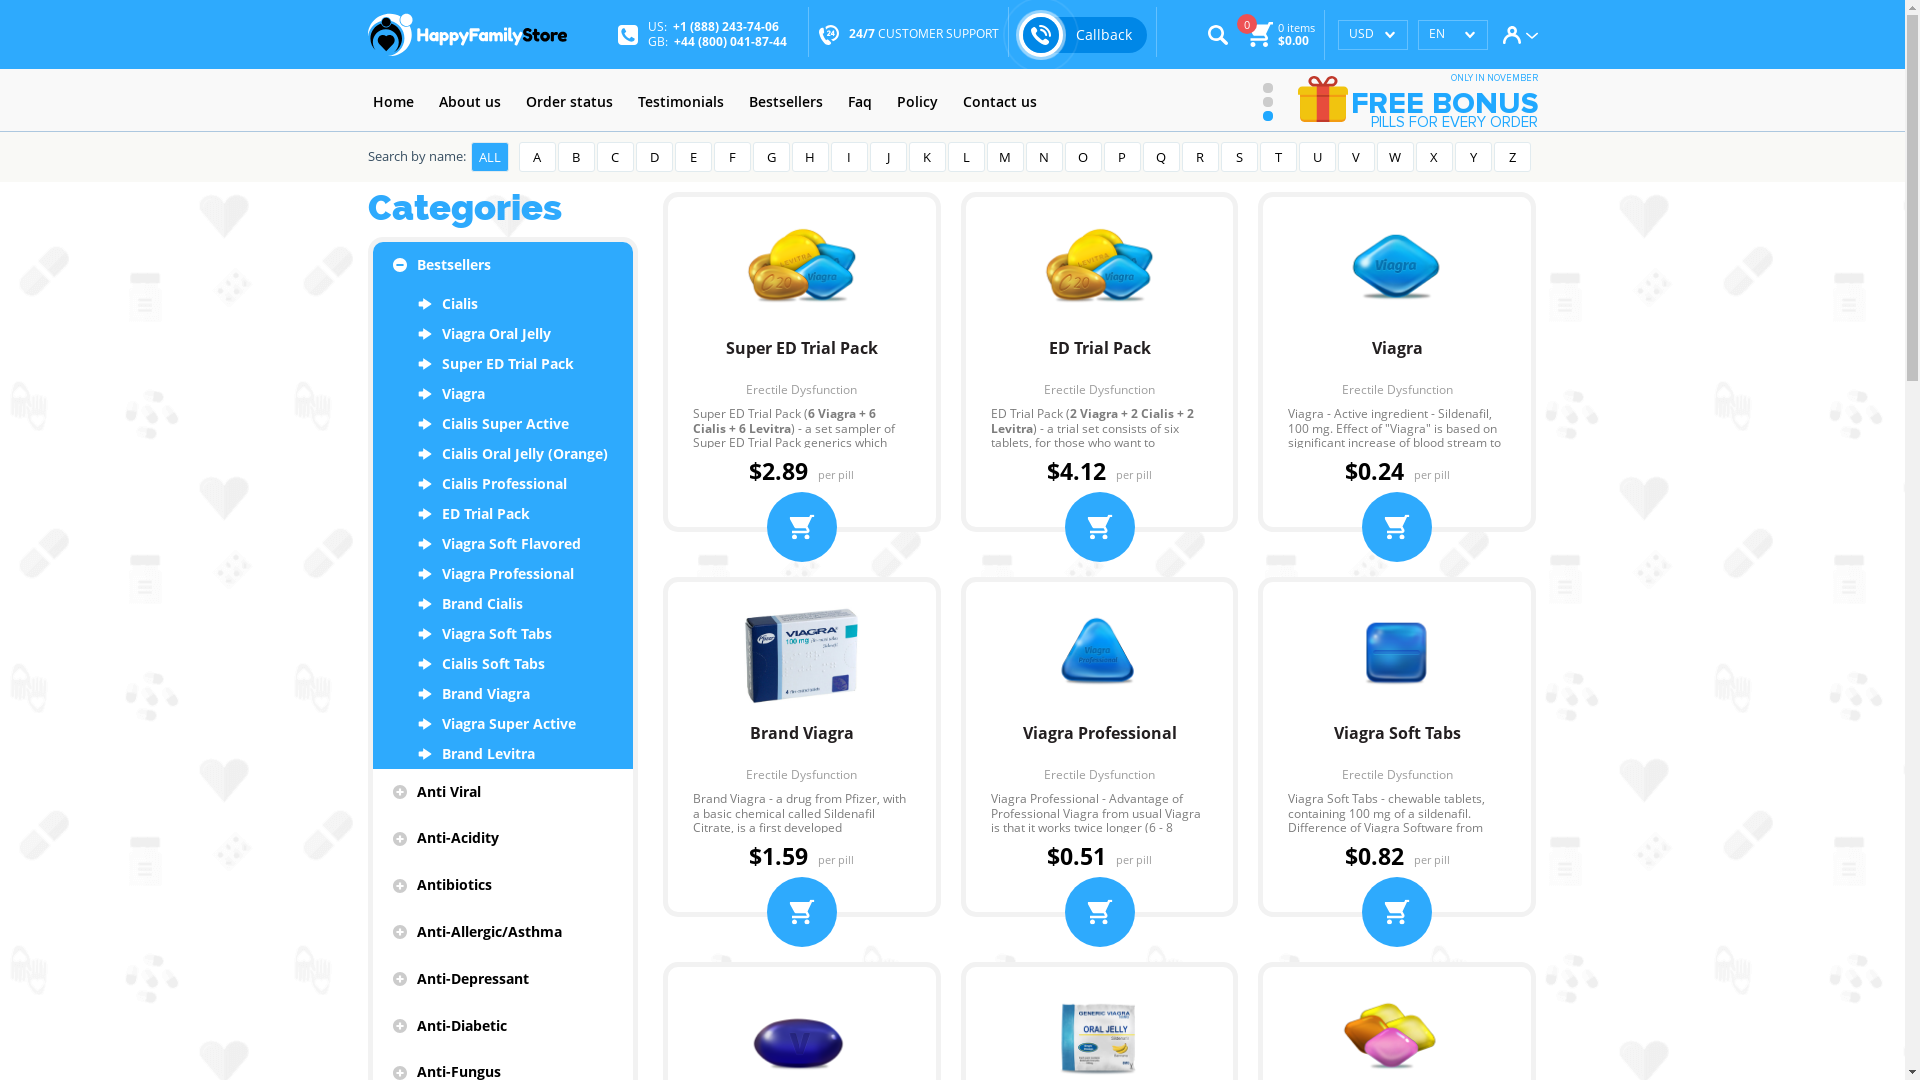 The image size is (1920, 1080). What do you see at coordinates (891, 102) in the screenshot?
I see `'policy'` at bounding box center [891, 102].